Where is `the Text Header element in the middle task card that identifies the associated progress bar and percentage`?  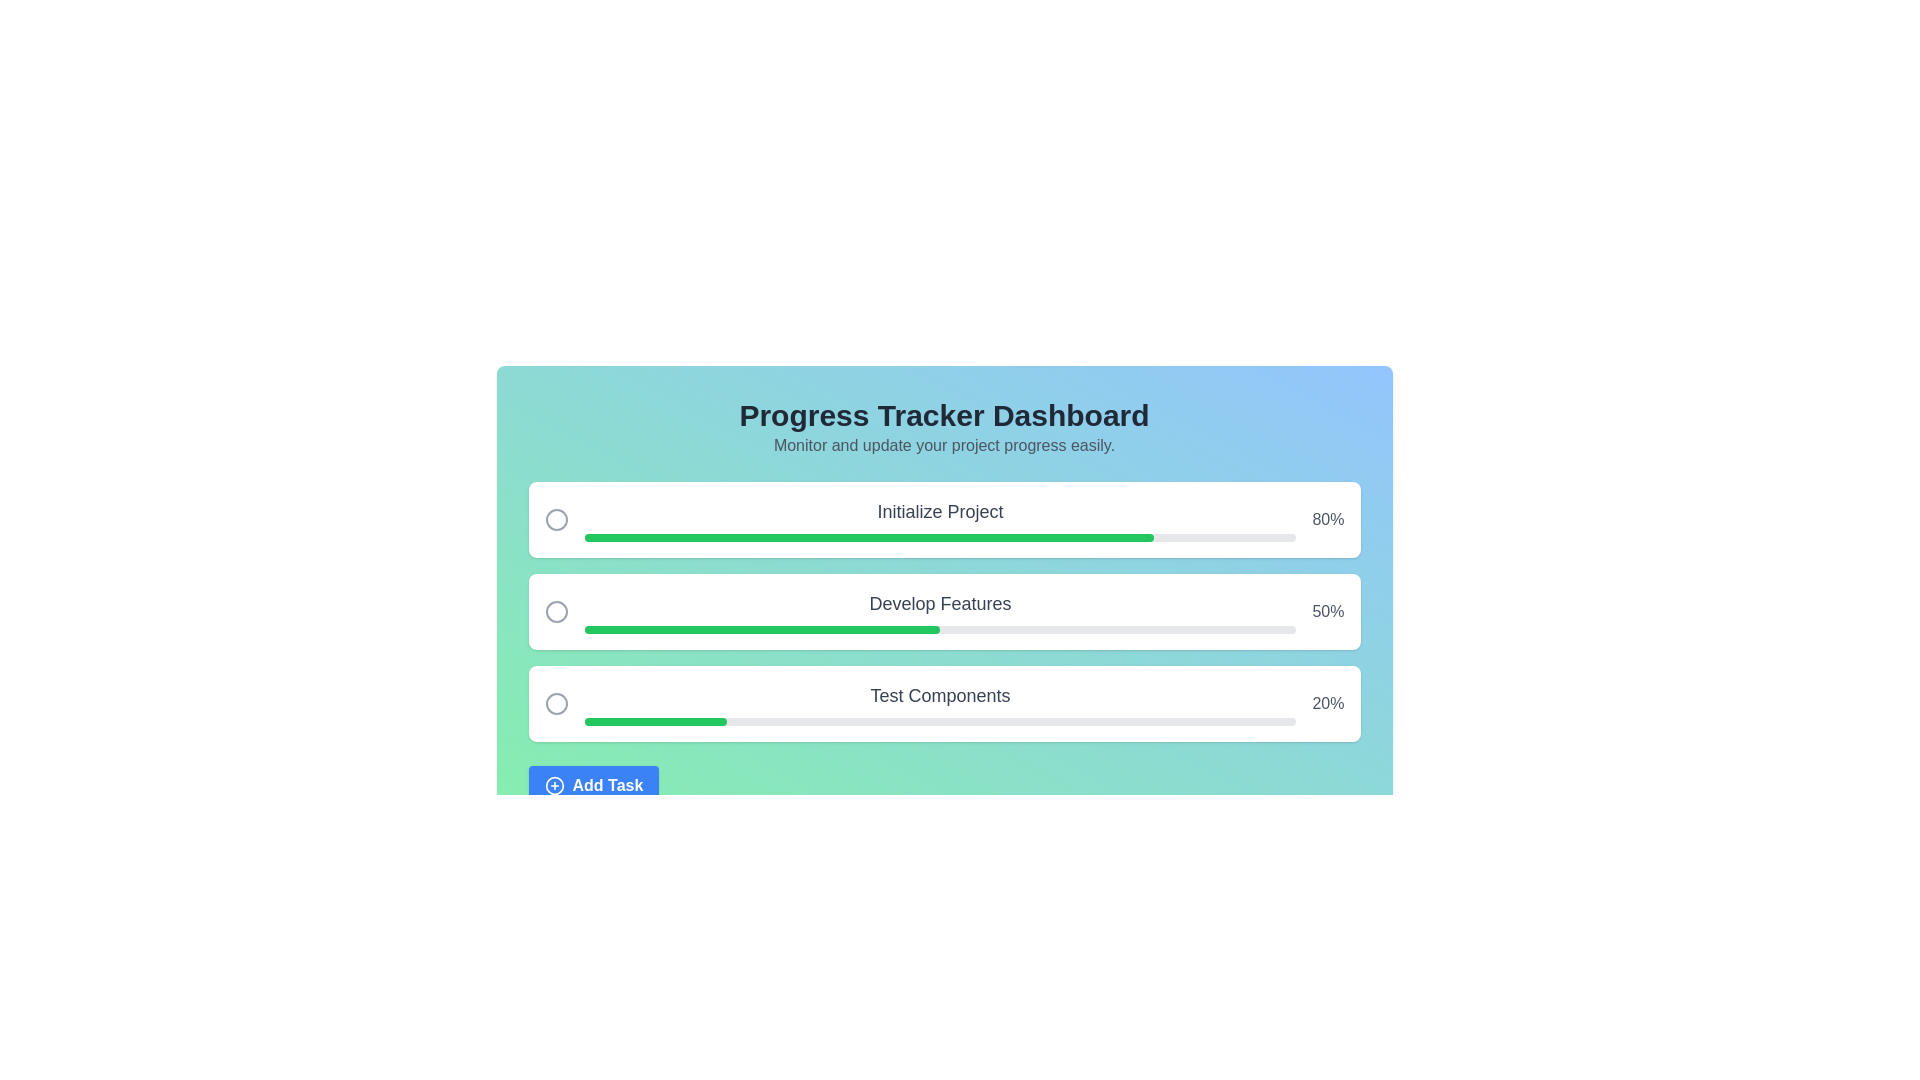 the Text Header element in the middle task card that identifies the associated progress bar and percentage is located at coordinates (939, 611).